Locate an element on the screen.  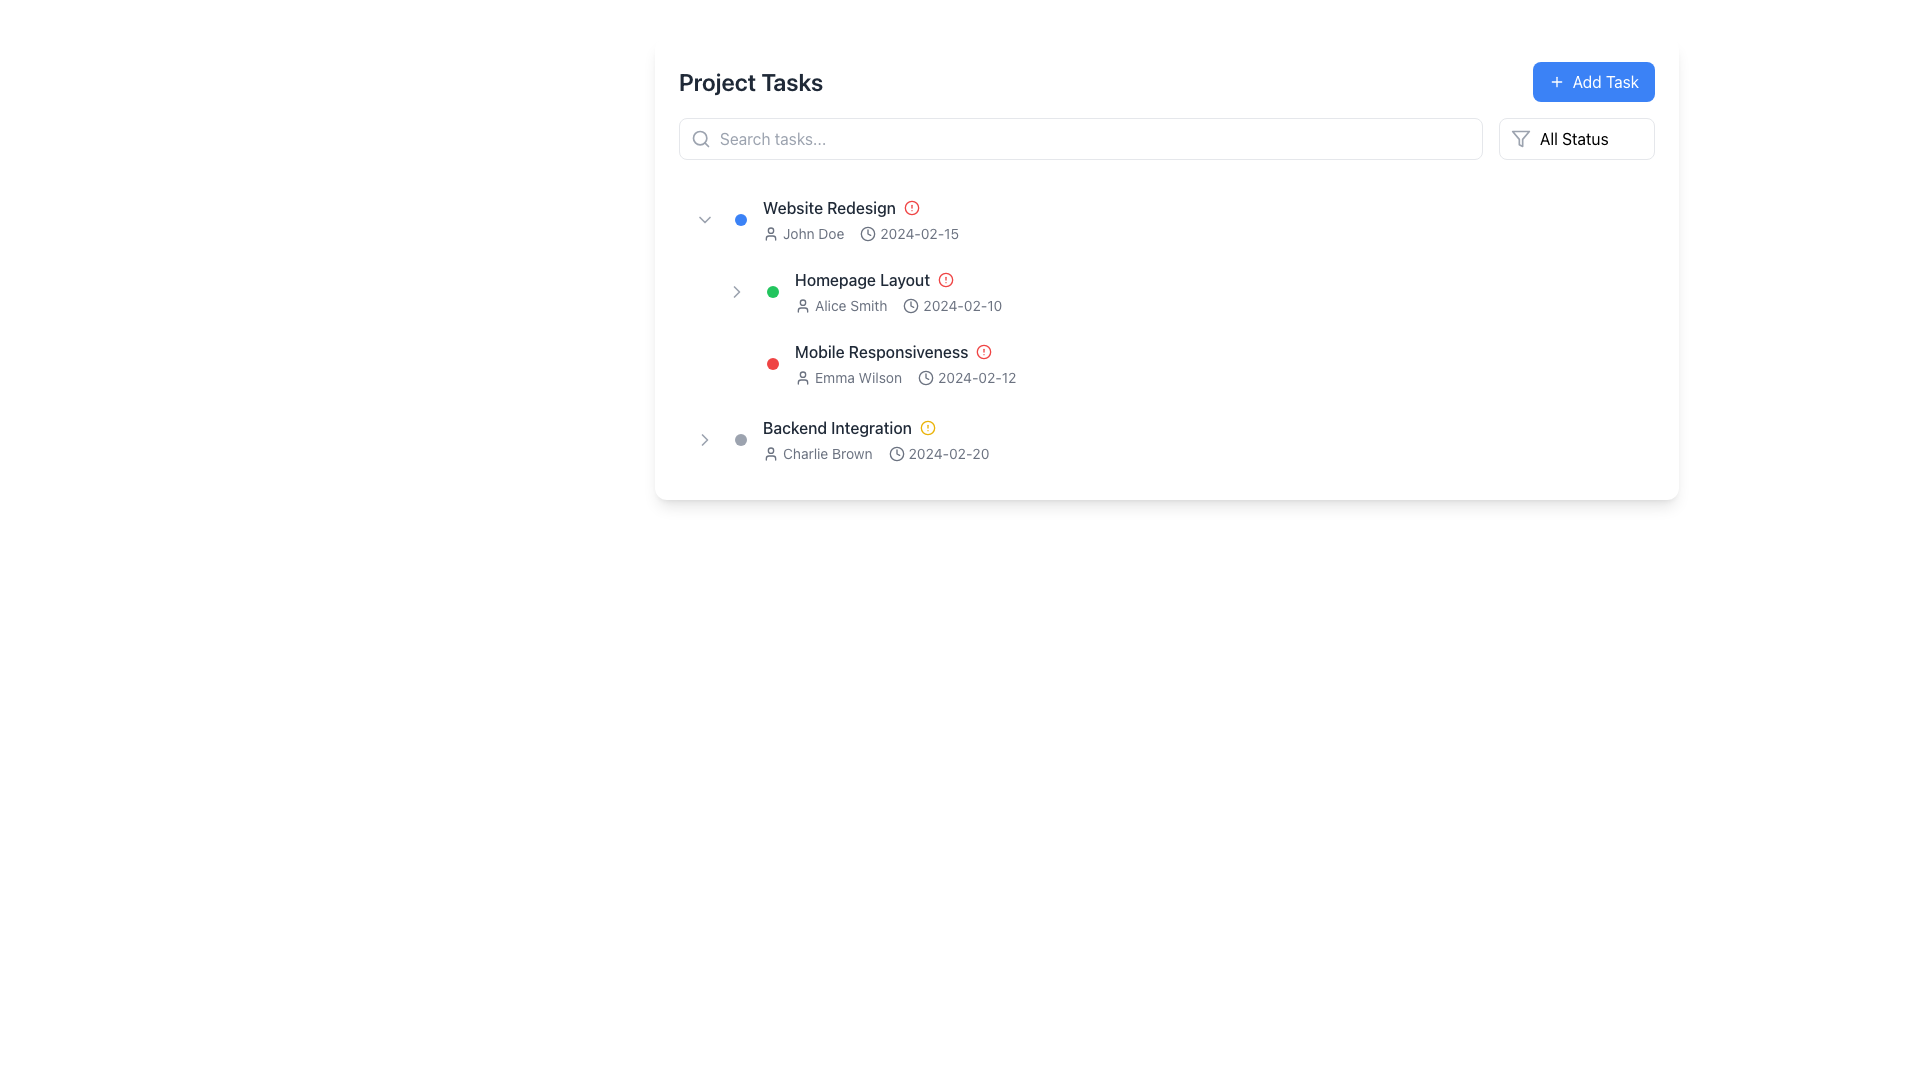
the text label displaying the user name 'Alice Smith' associated with the task 'Homepage Layout', located to the right of the user icon and before the task date is located at coordinates (851, 305).